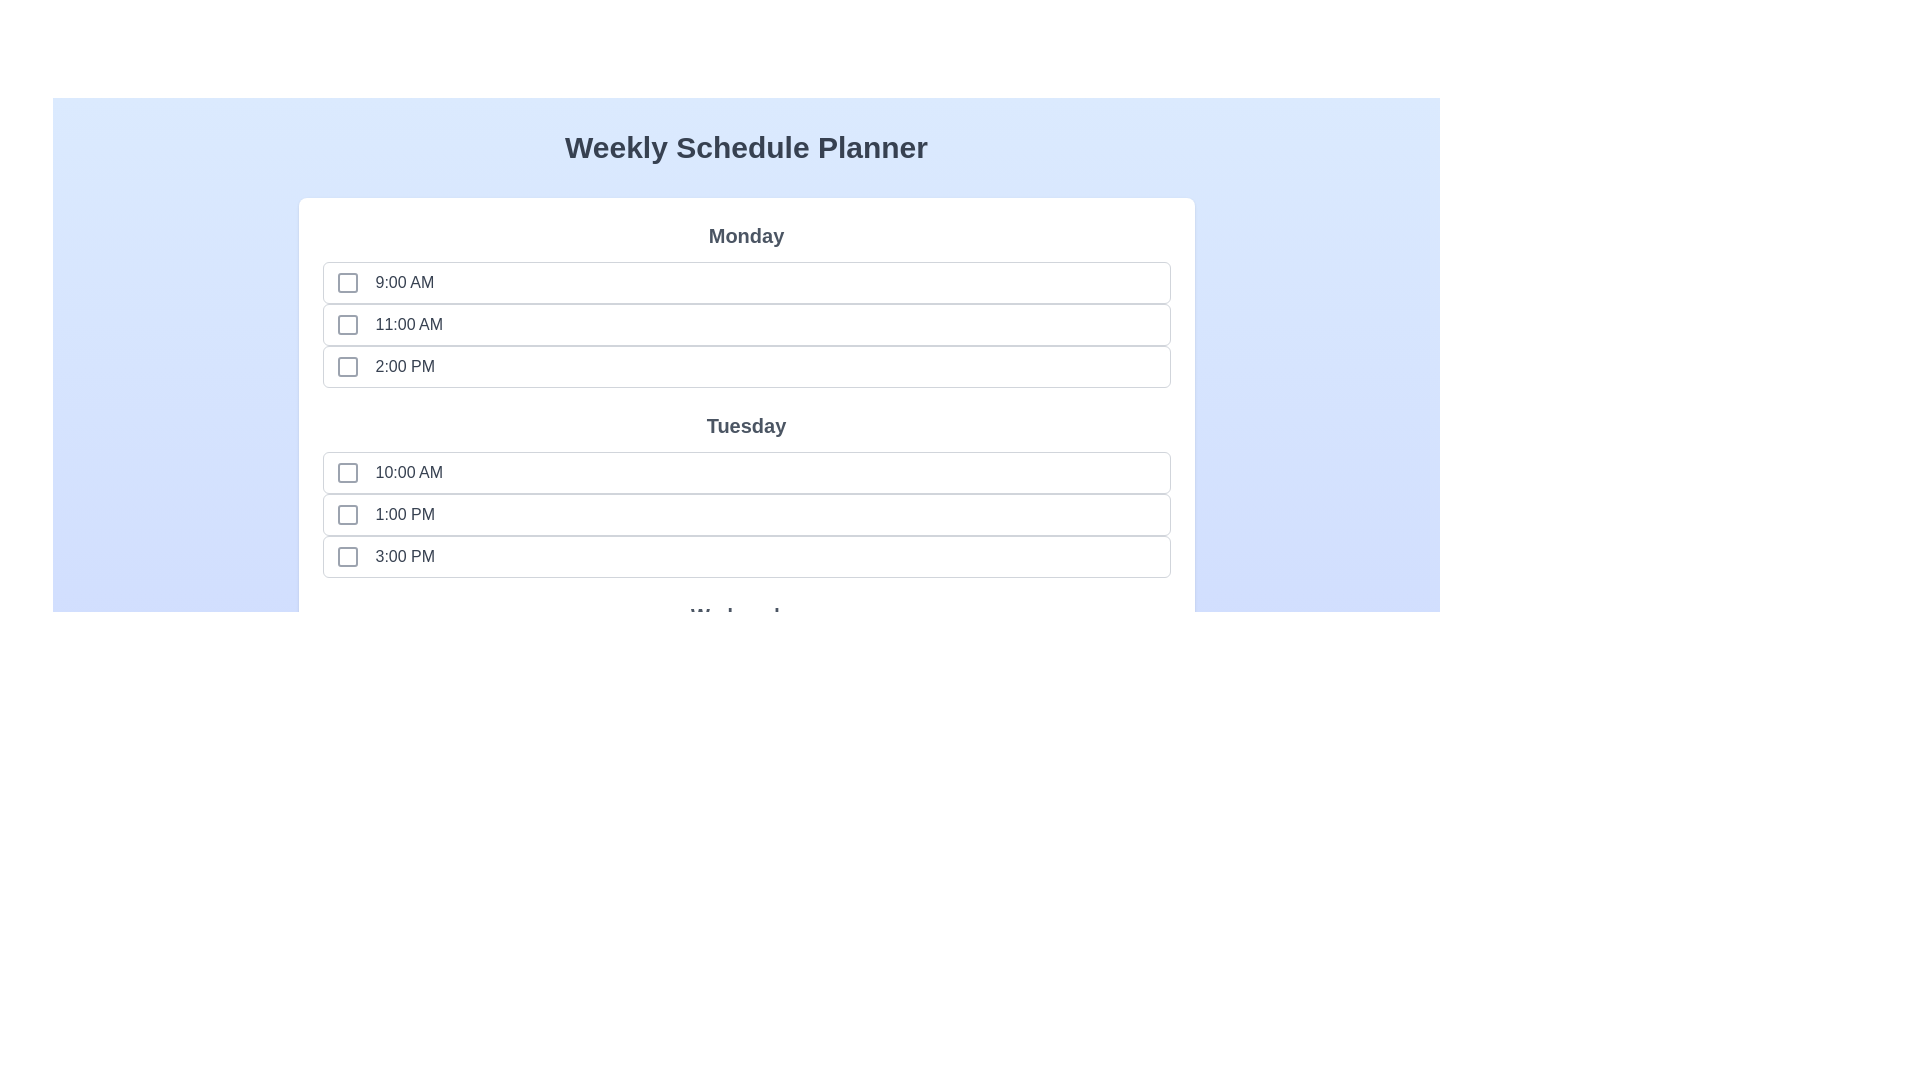 This screenshot has height=1080, width=1920. I want to click on the time slot Monday at 2:00 PM, so click(347, 366).